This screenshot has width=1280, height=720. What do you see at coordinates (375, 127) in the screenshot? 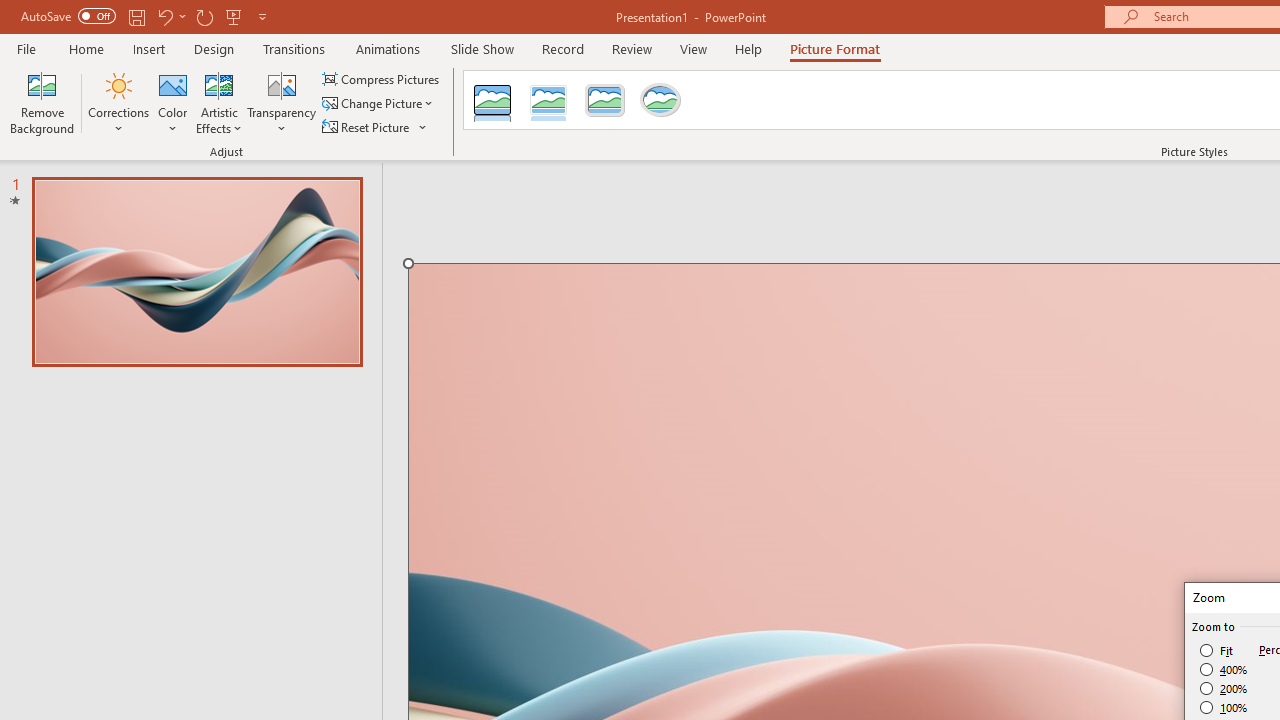
I see `'Reset Picture'` at bounding box center [375, 127].